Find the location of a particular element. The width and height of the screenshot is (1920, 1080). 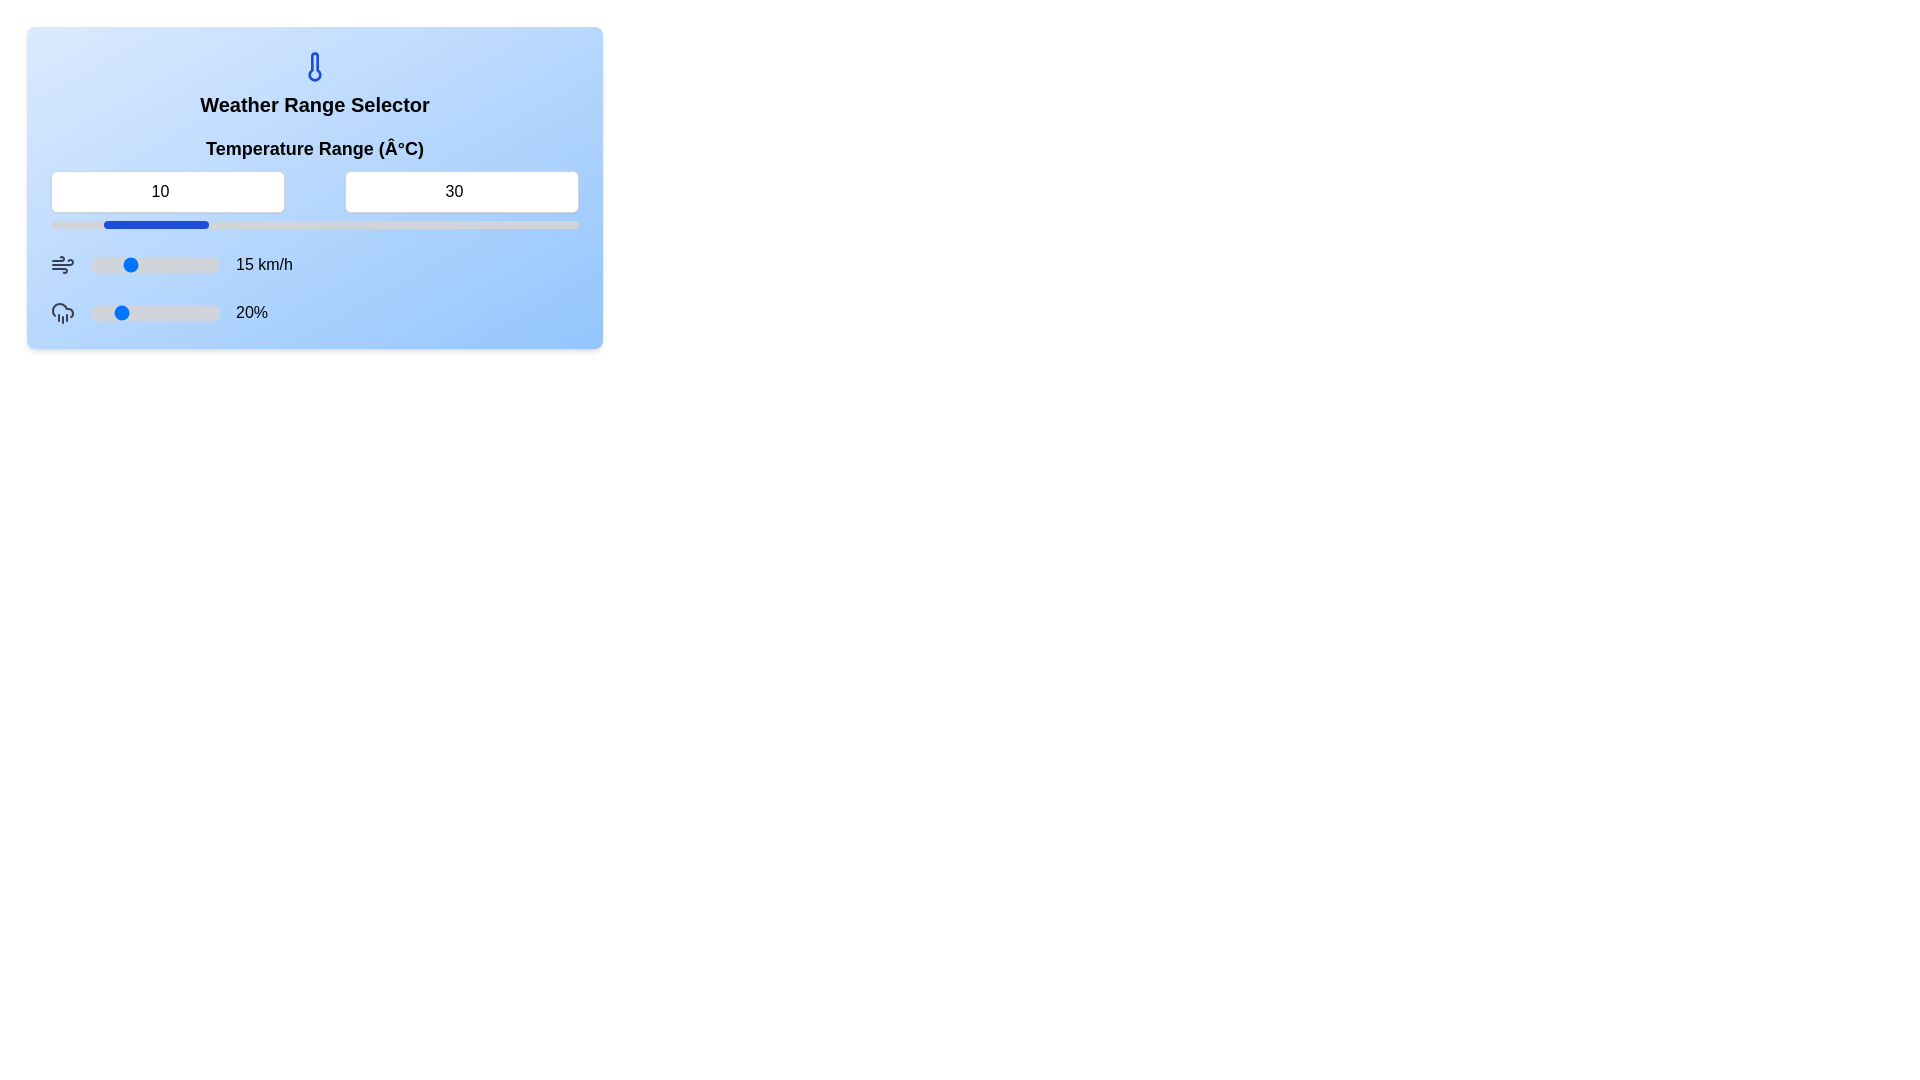

the speed is located at coordinates (153, 264).